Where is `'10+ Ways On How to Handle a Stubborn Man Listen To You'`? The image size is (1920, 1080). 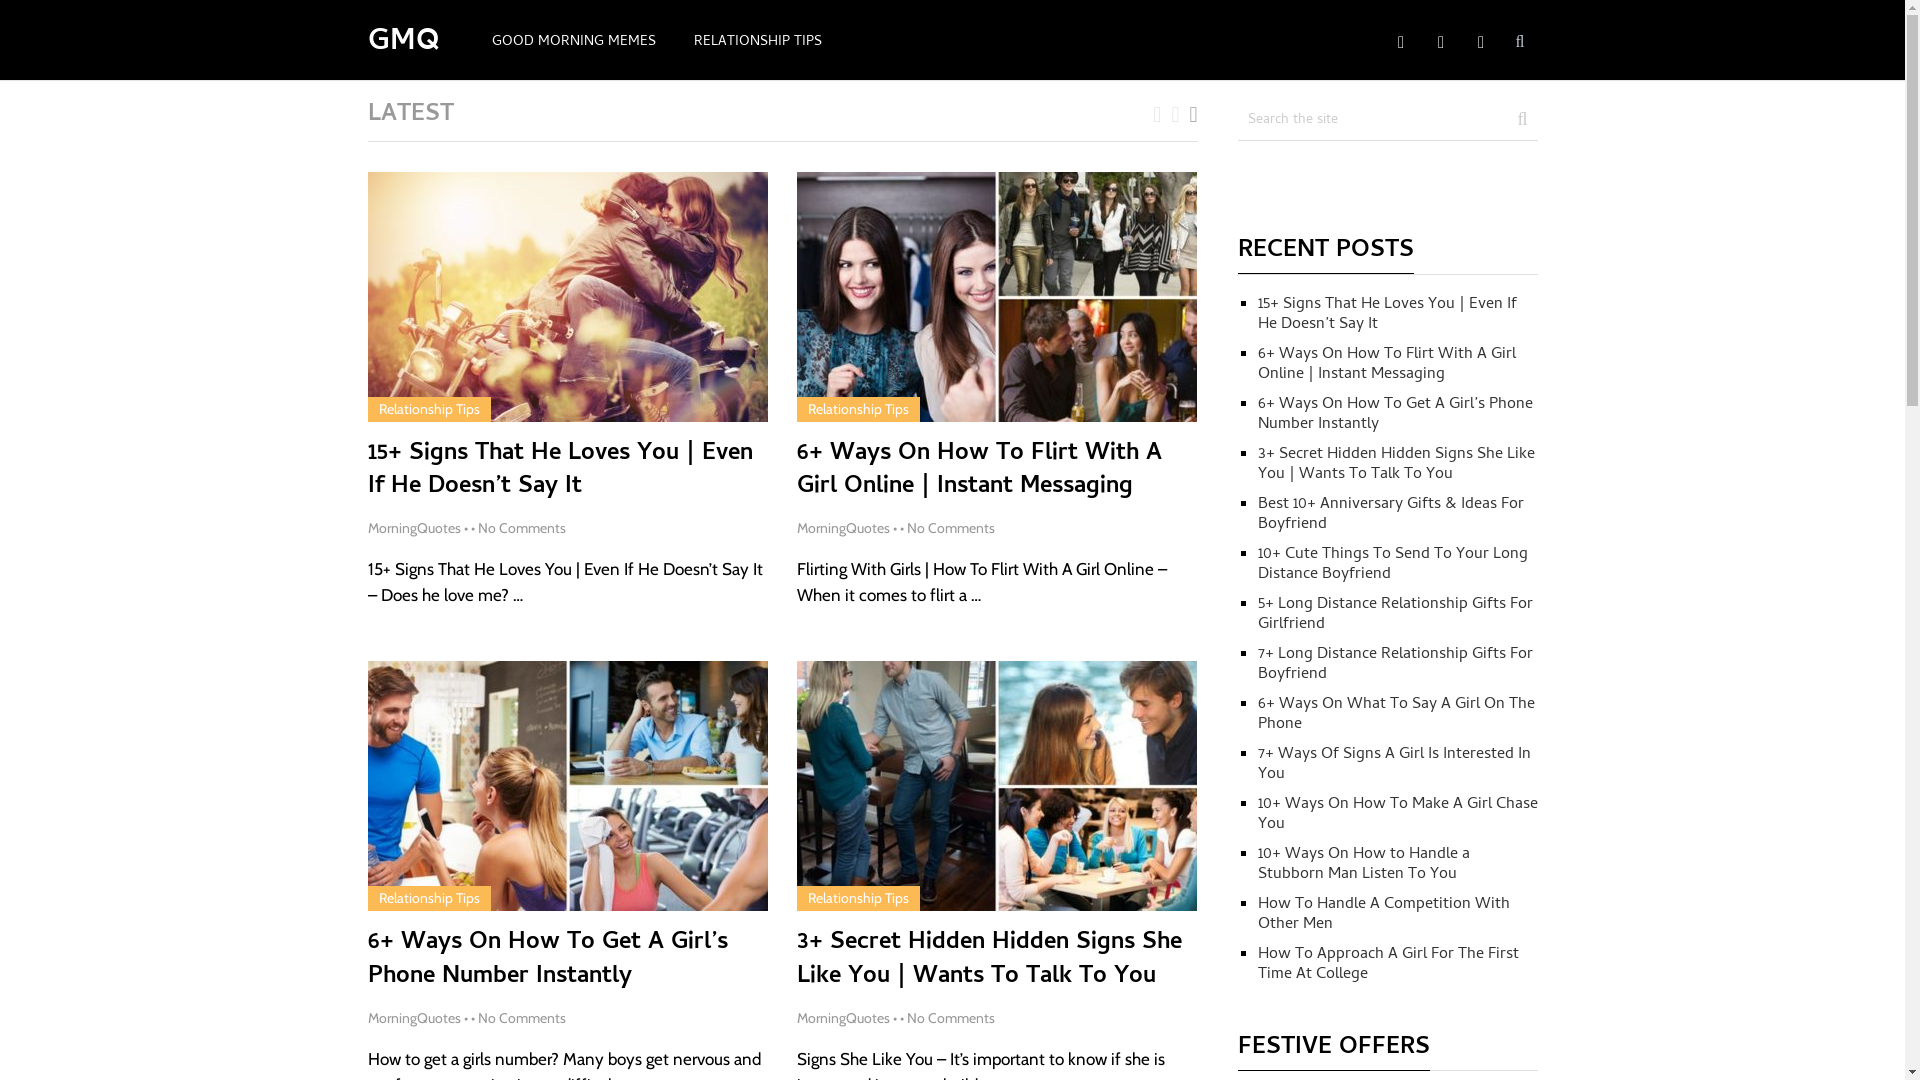 '10+ Ways On How to Handle a Stubborn Man Listen To You' is located at coordinates (1362, 863).